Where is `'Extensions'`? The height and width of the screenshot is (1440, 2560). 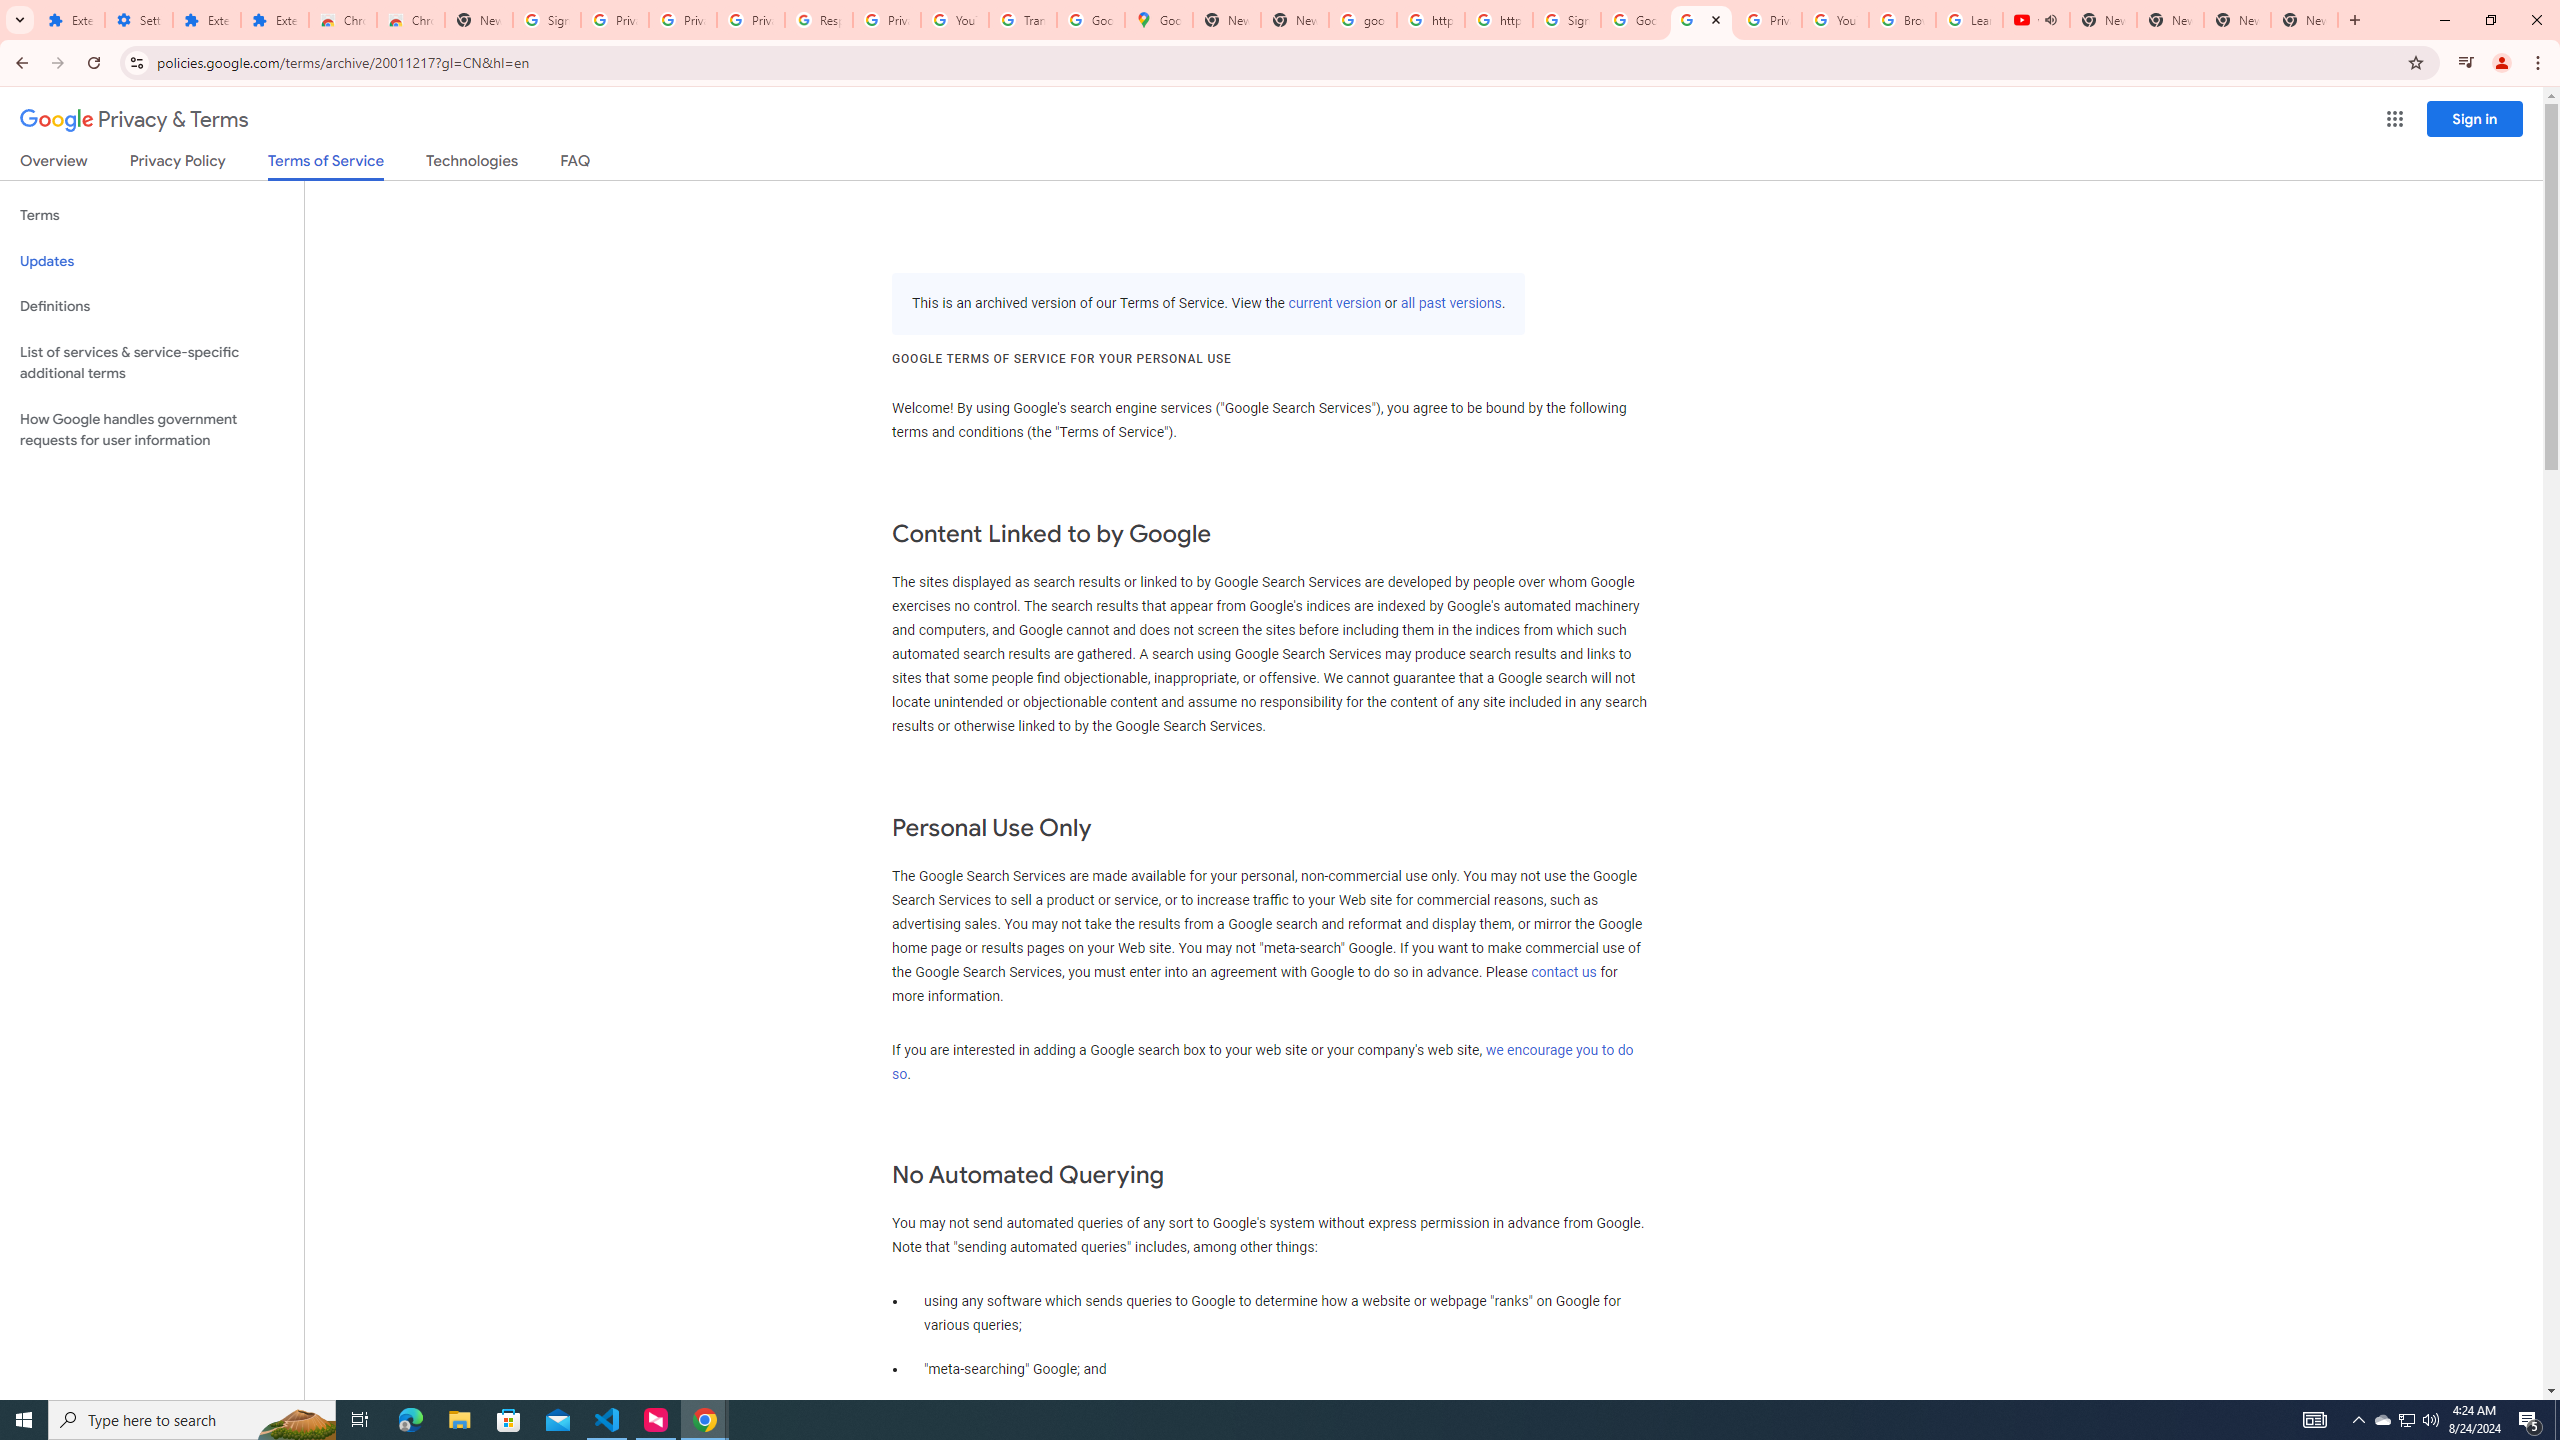
'Extensions' is located at coordinates (70, 19).